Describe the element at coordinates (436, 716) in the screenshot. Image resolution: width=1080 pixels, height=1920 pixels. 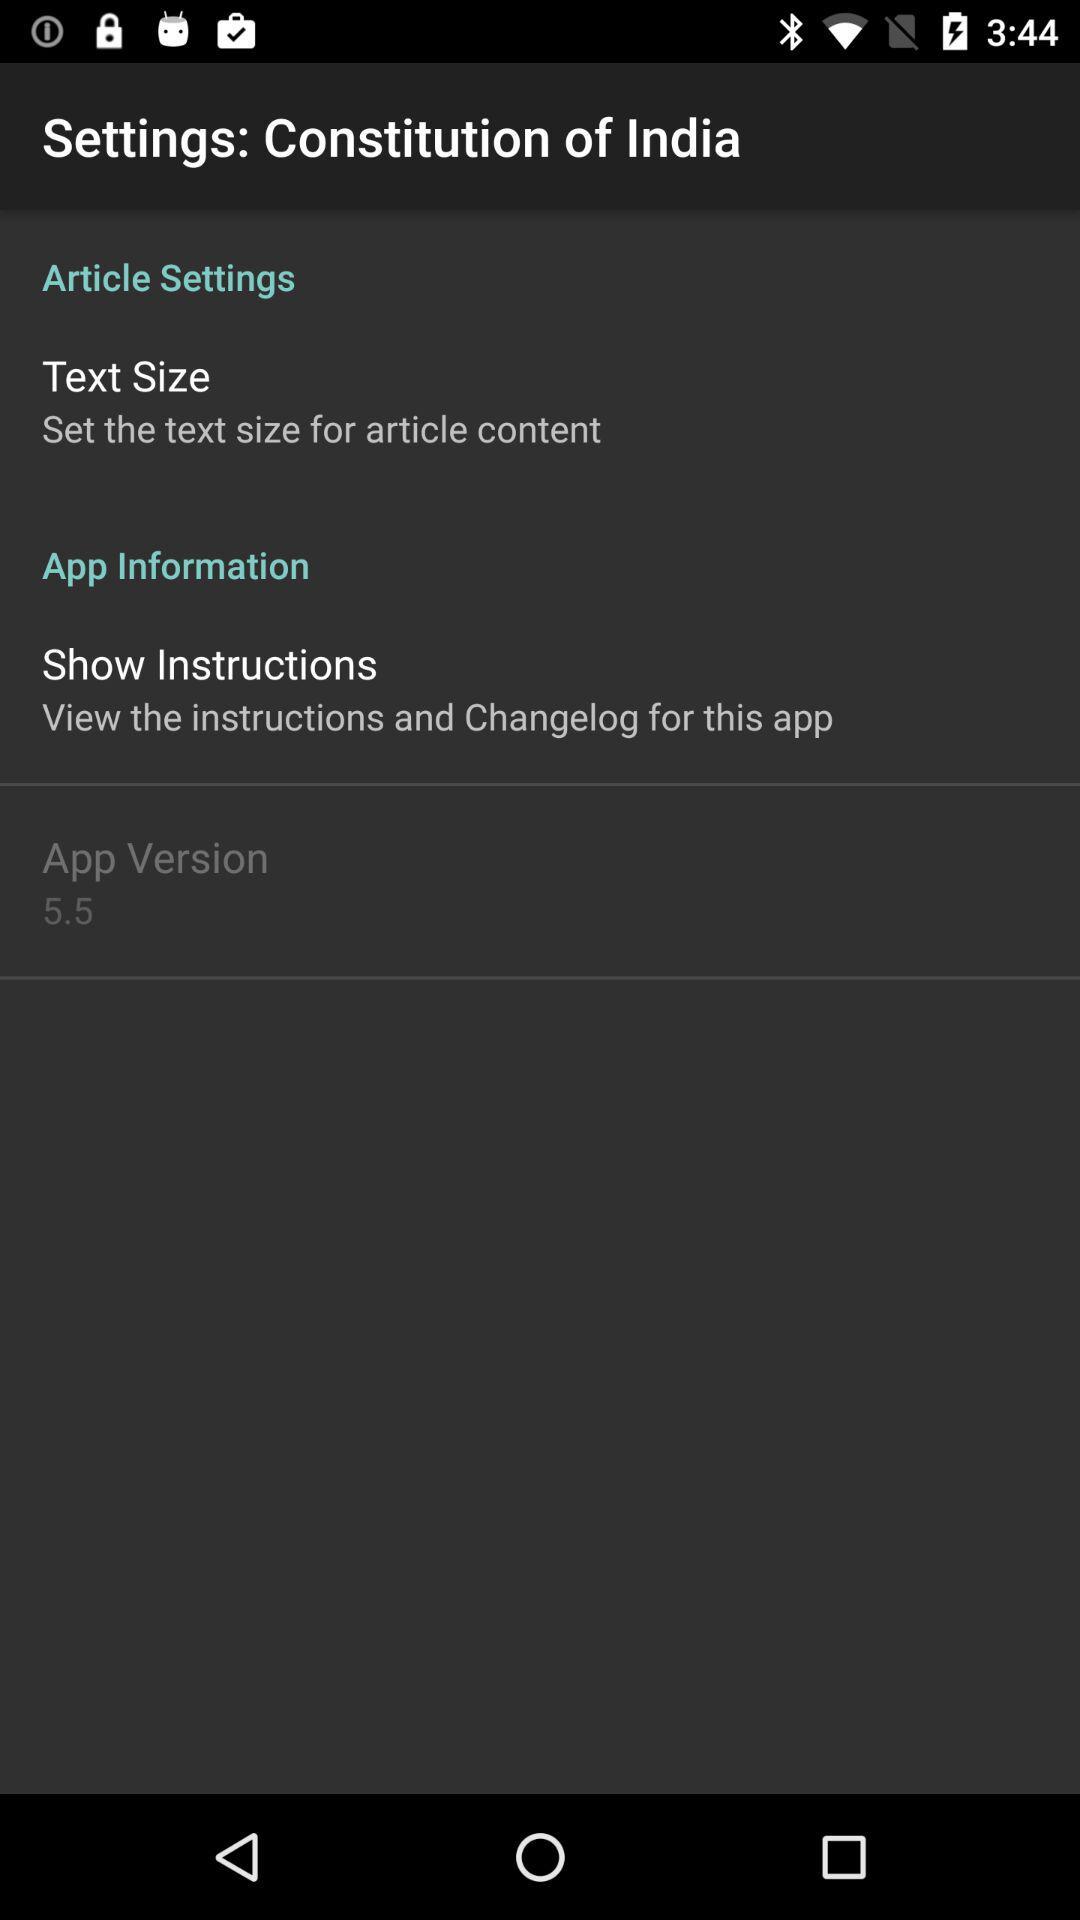
I see `app at the center` at that location.